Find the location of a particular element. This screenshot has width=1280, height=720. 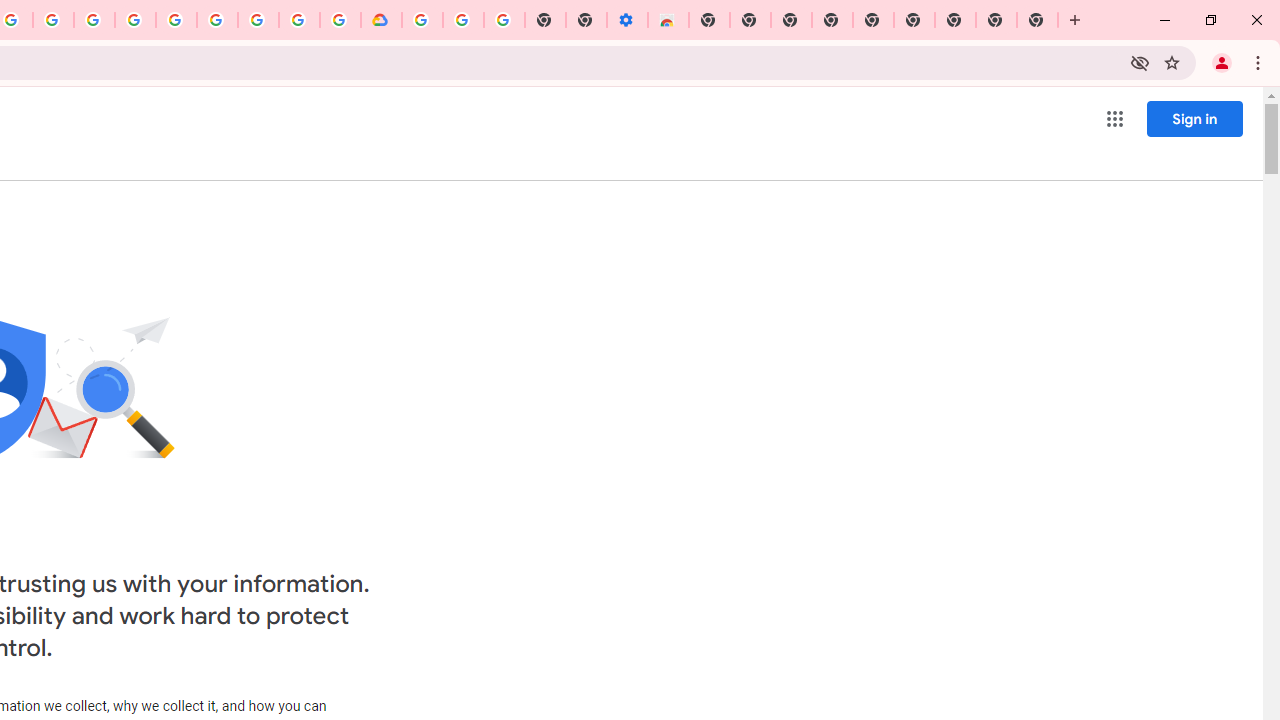

'Create your Google Account' is located at coordinates (53, 20).